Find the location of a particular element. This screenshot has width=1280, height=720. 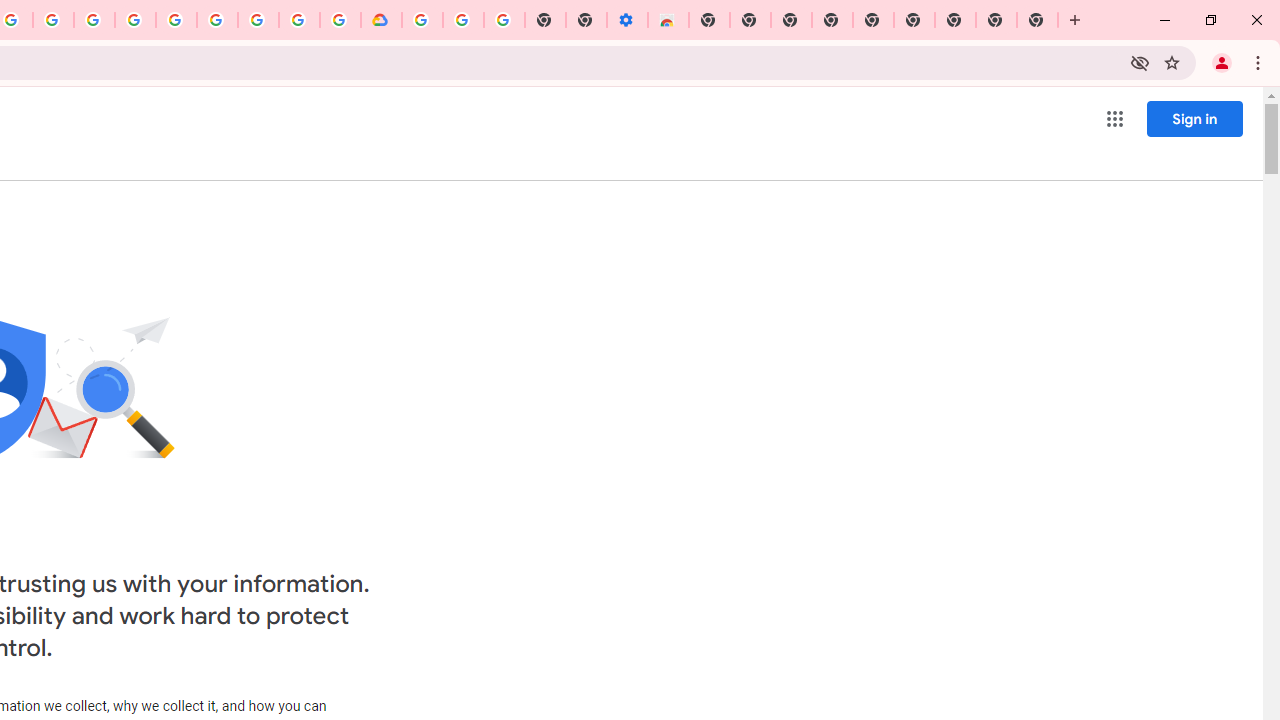

'Create your Google Account' is located at coordinates (53, 20).